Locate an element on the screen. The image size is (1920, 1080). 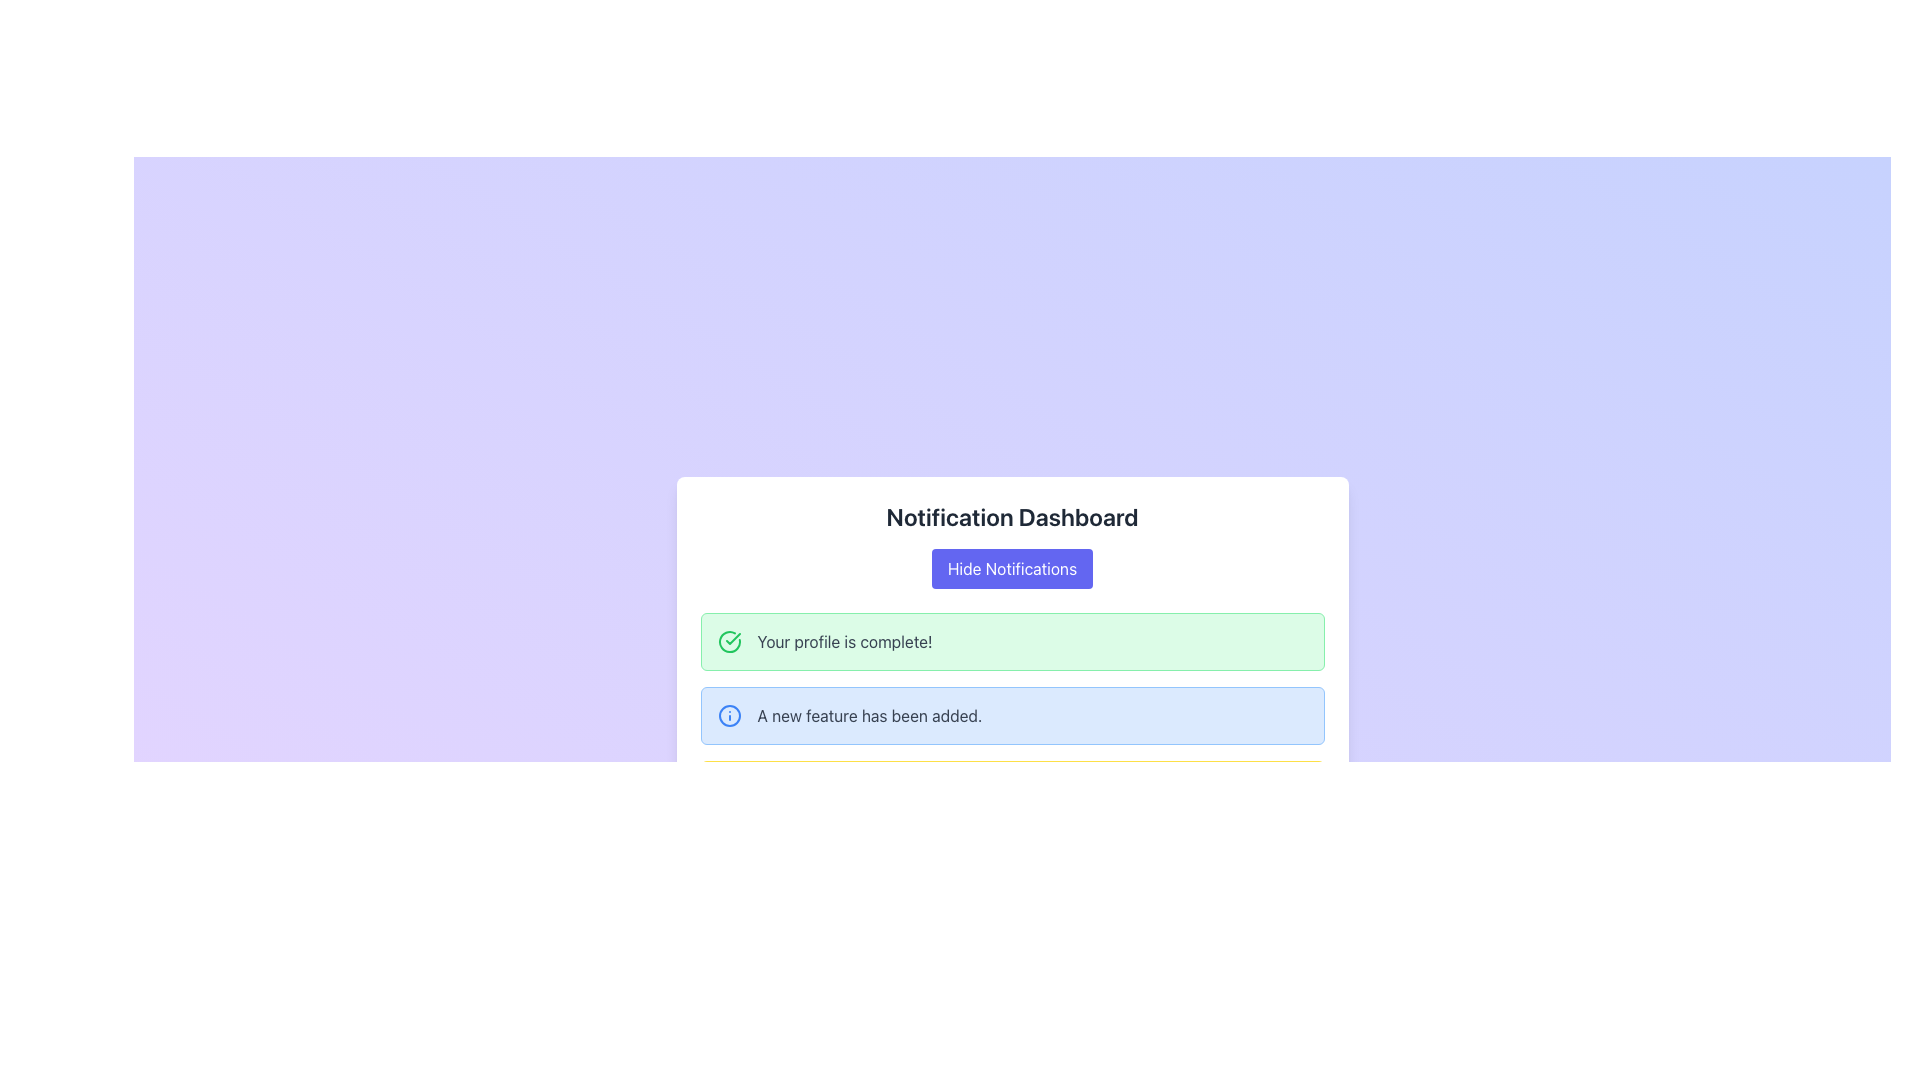
the green checkmark icon located on the left side of the notification message within the main notification listing area is located at coordinates (732, 639).